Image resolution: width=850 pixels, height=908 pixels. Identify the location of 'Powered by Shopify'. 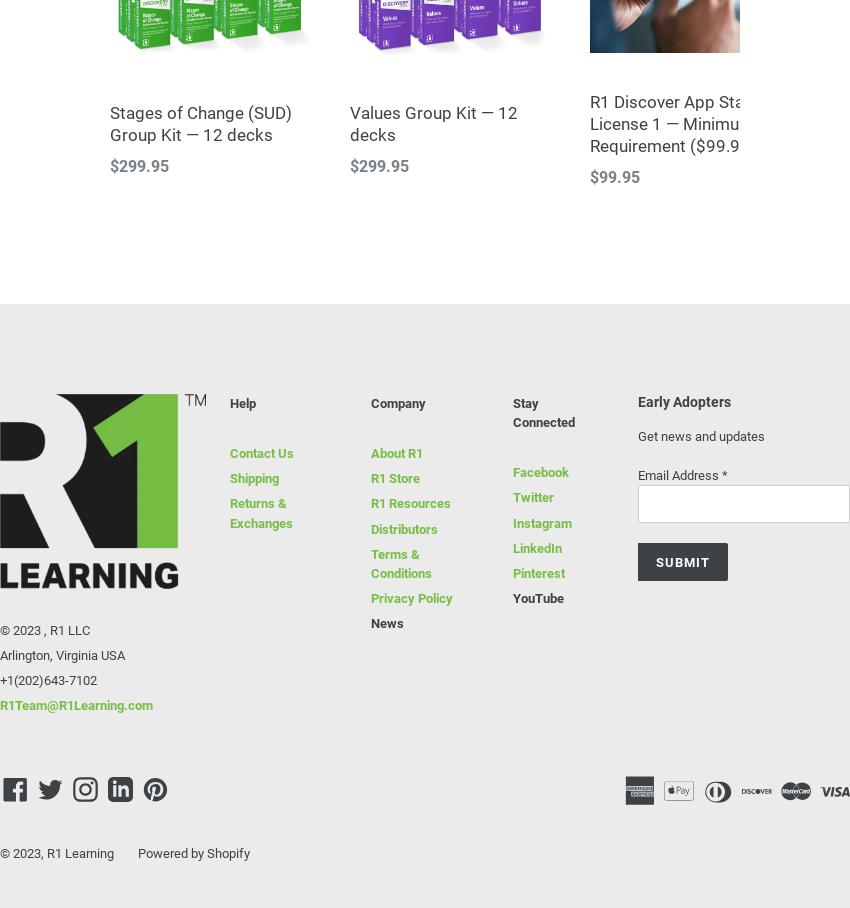
(192, 852).